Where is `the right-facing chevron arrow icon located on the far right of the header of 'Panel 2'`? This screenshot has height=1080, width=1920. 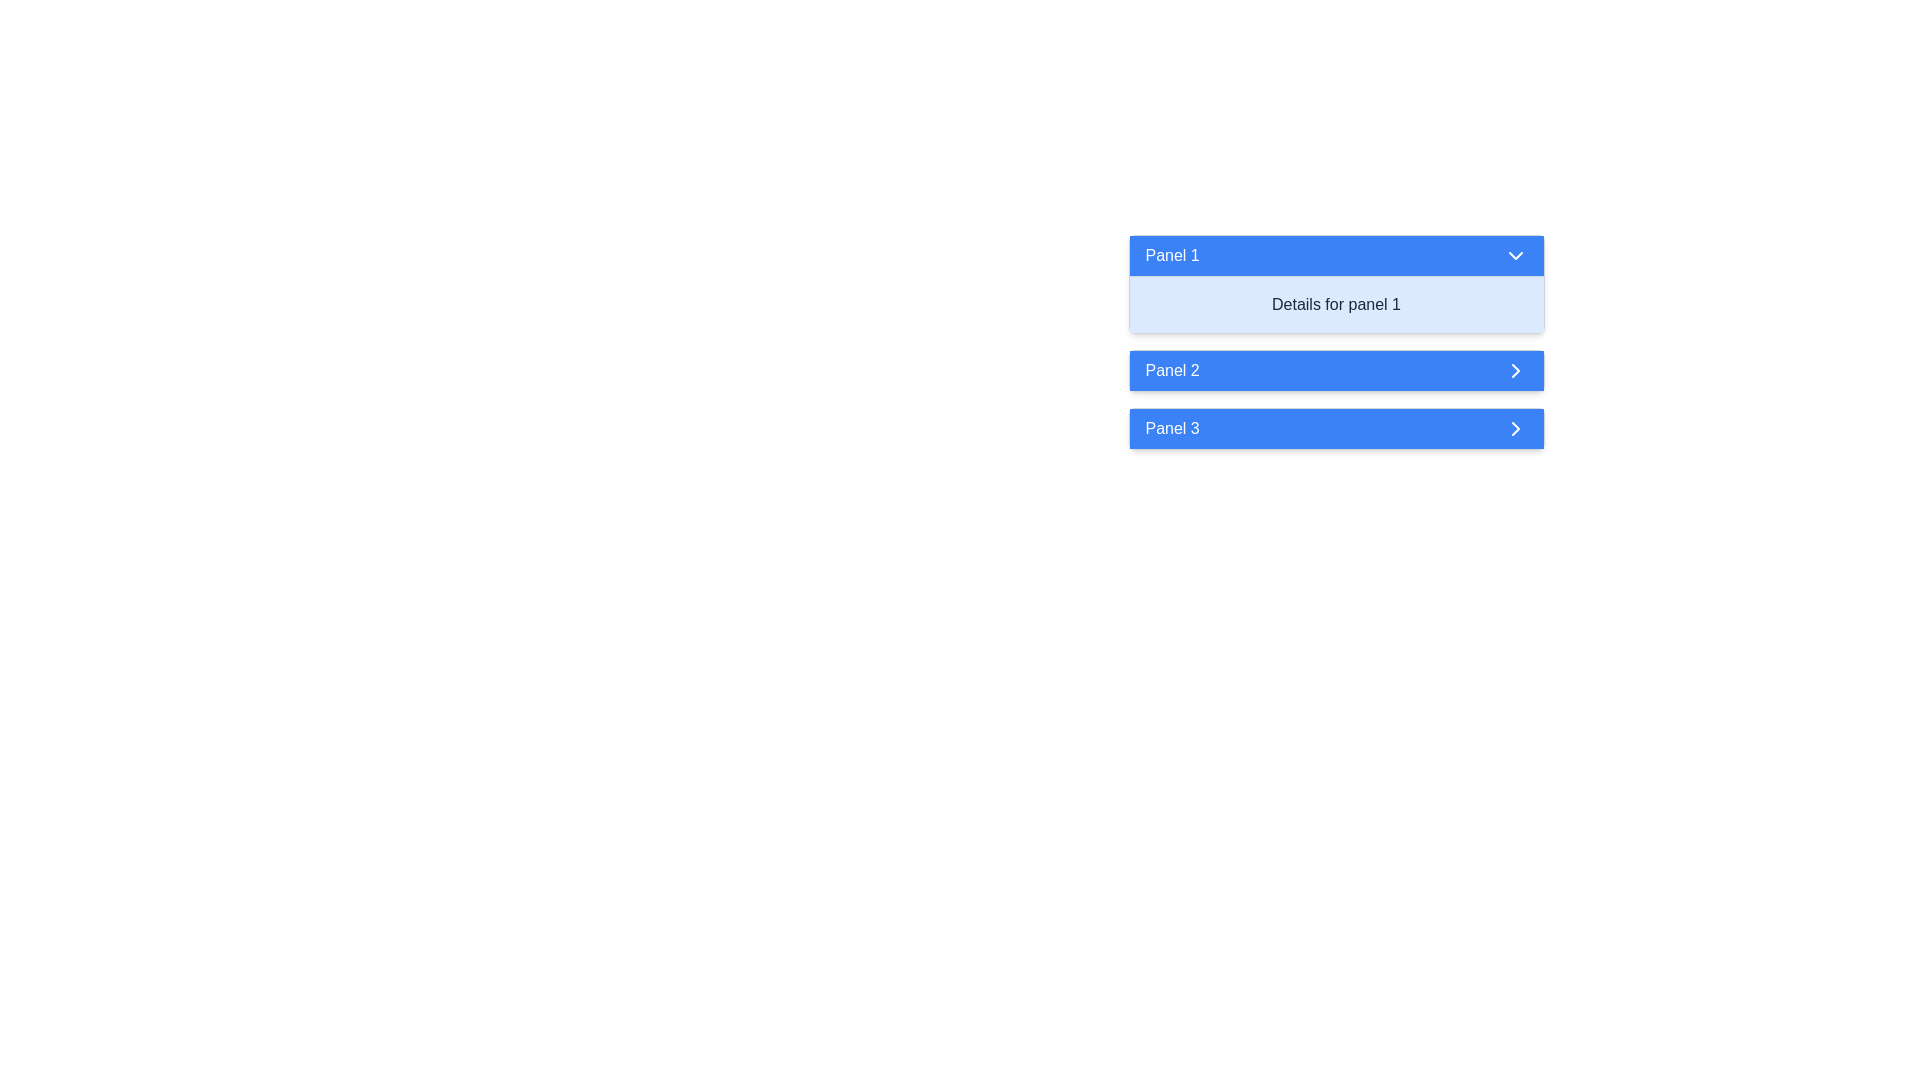
the right-facing chevron arrow icon located on the far right of the header of 'Panel 2' is located at coordinates (1515, 370).